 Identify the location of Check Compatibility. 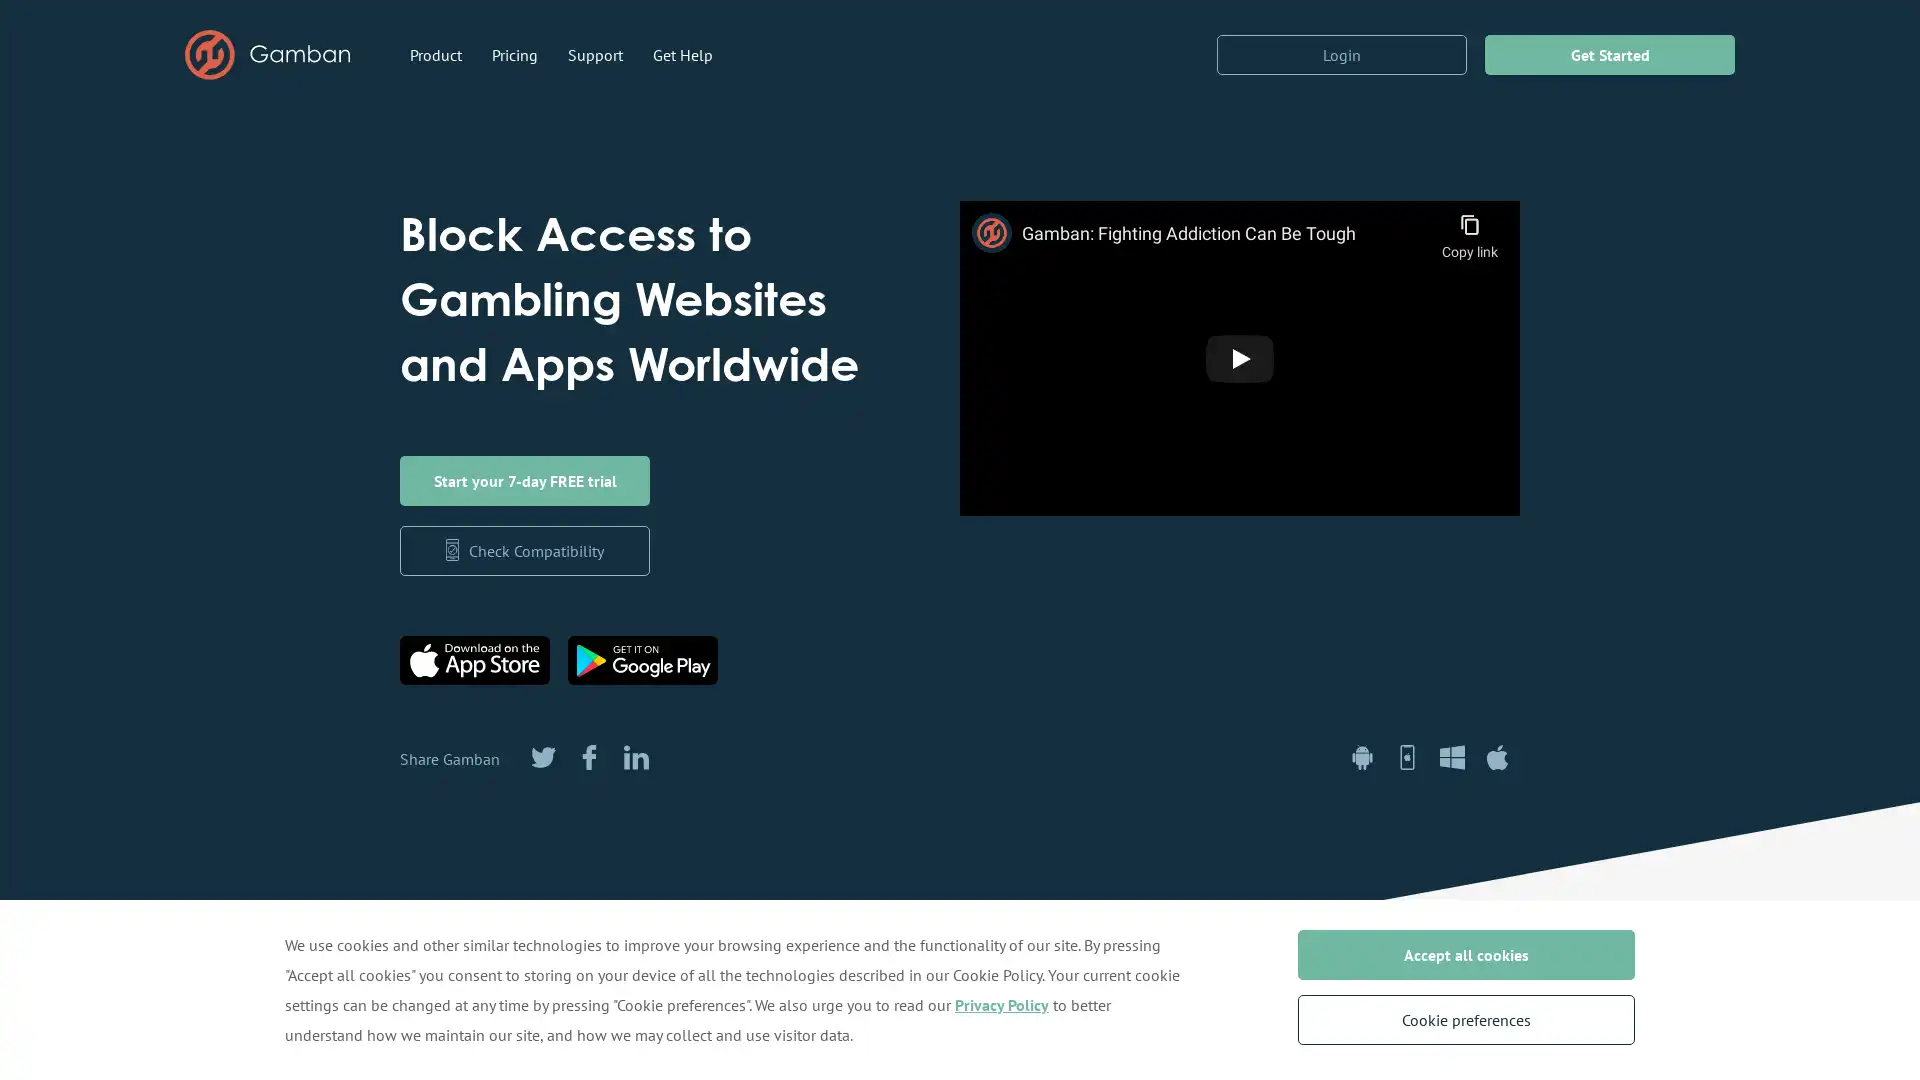
(524, 551).